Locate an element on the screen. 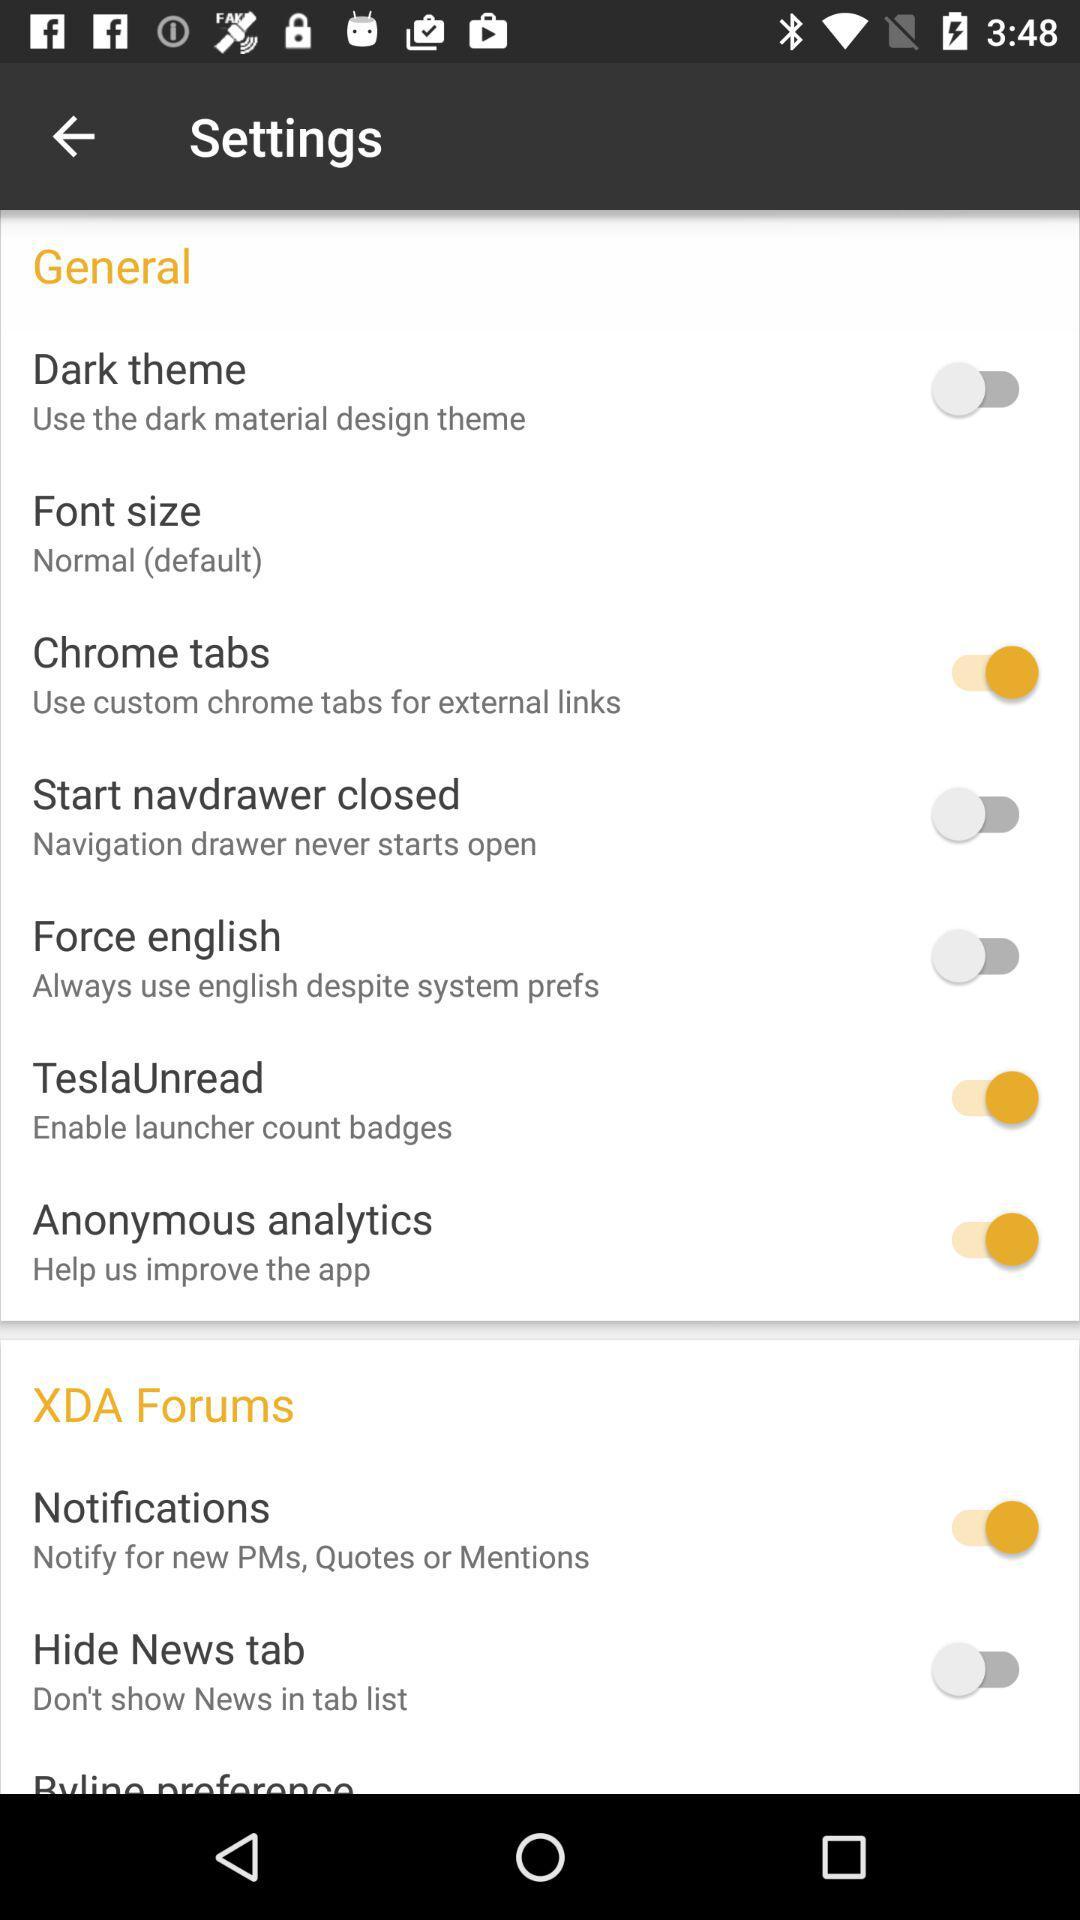  switch the notification option is located at coordinates (984, 1526).